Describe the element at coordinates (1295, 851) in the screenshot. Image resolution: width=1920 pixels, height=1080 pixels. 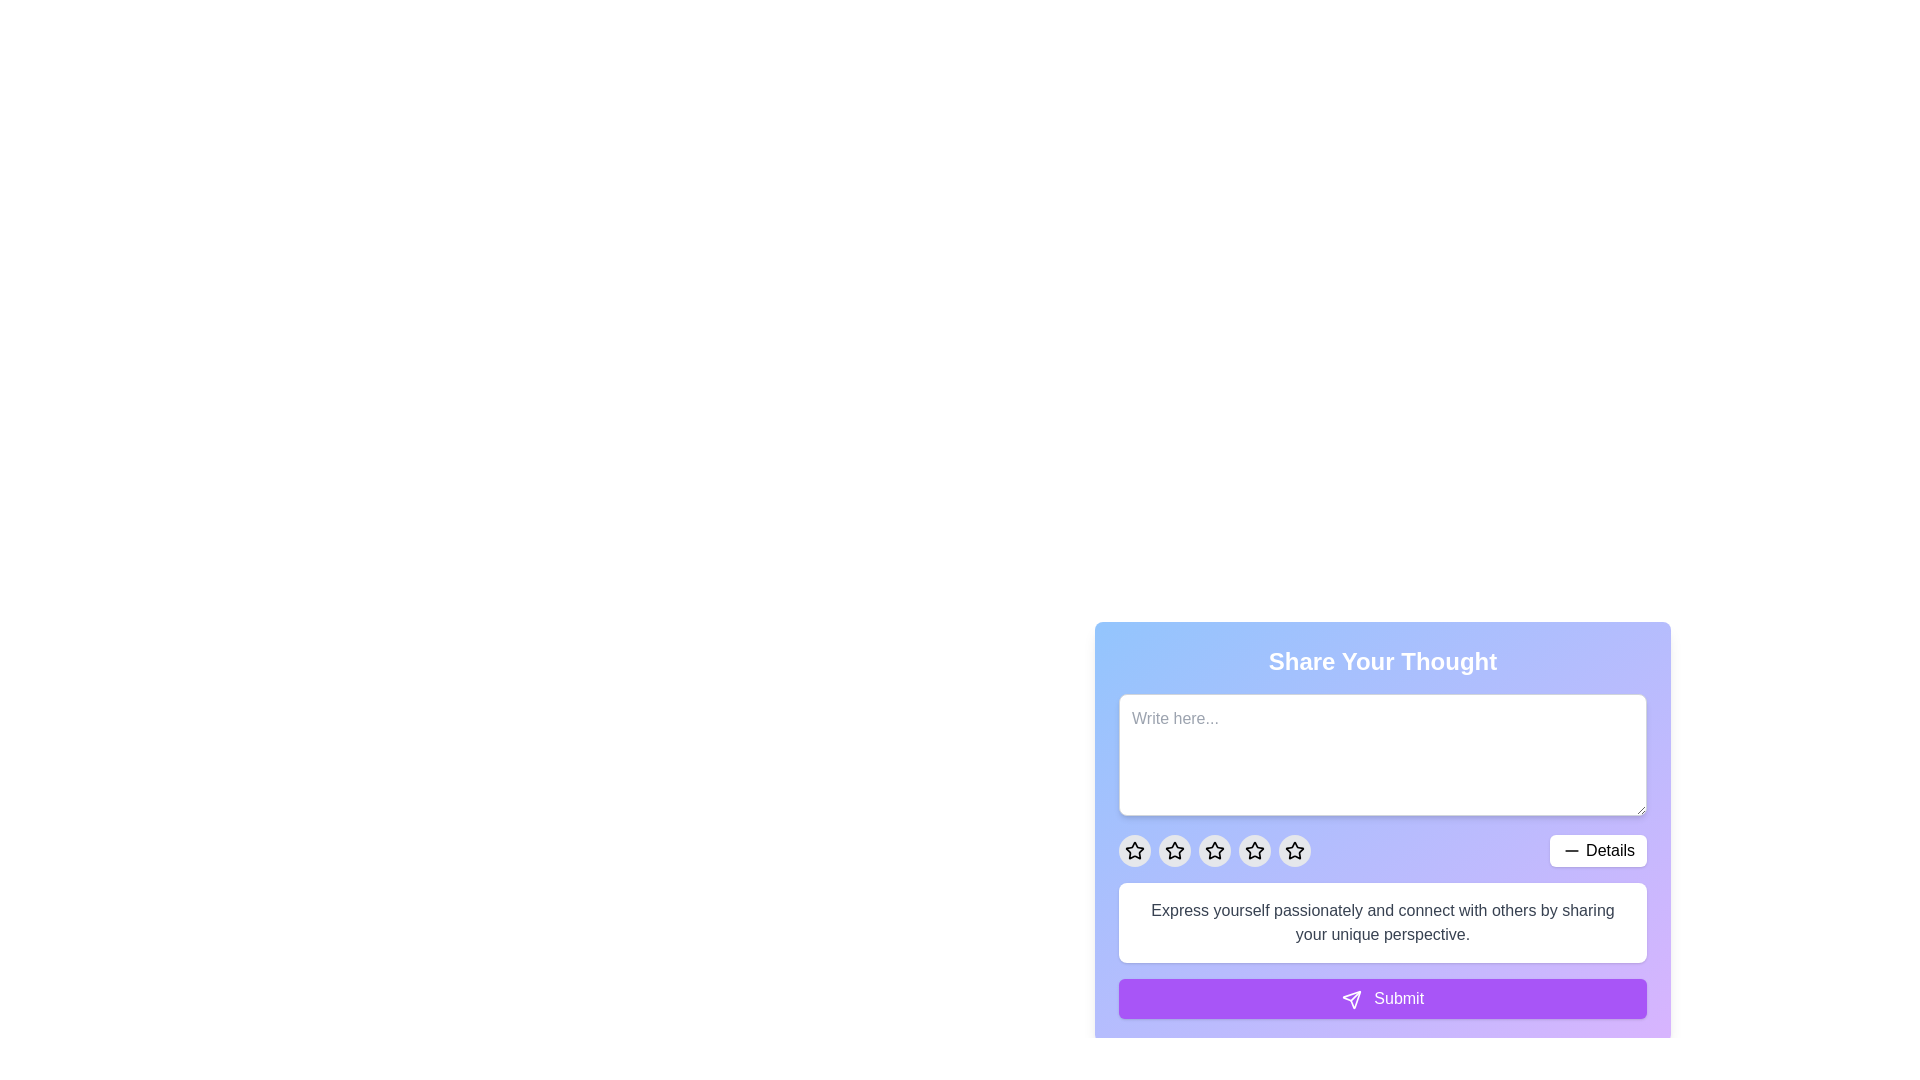
I see `the fifth rating star button` at that location.